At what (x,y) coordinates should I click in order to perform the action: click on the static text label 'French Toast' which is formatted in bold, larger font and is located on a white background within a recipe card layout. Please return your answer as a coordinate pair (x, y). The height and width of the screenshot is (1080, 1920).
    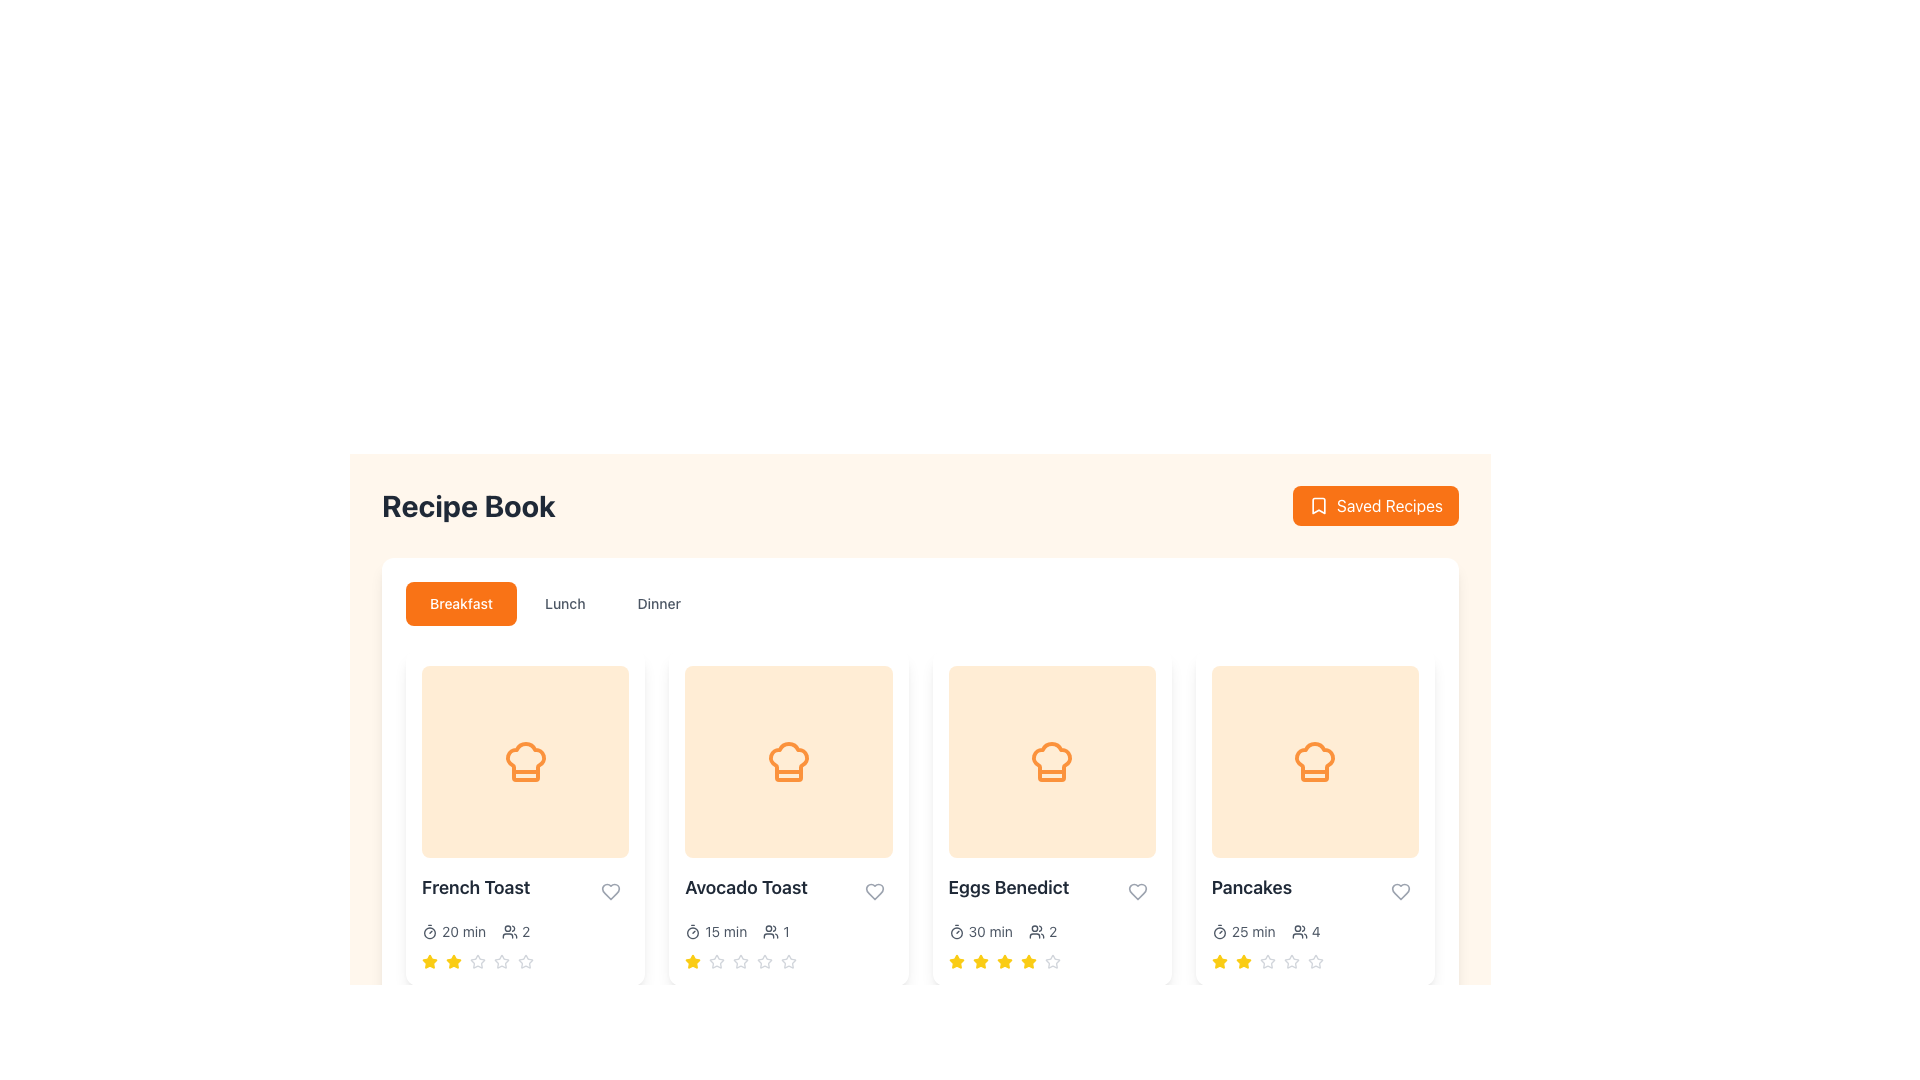
    Looking at the image, I should click on (475, 886).